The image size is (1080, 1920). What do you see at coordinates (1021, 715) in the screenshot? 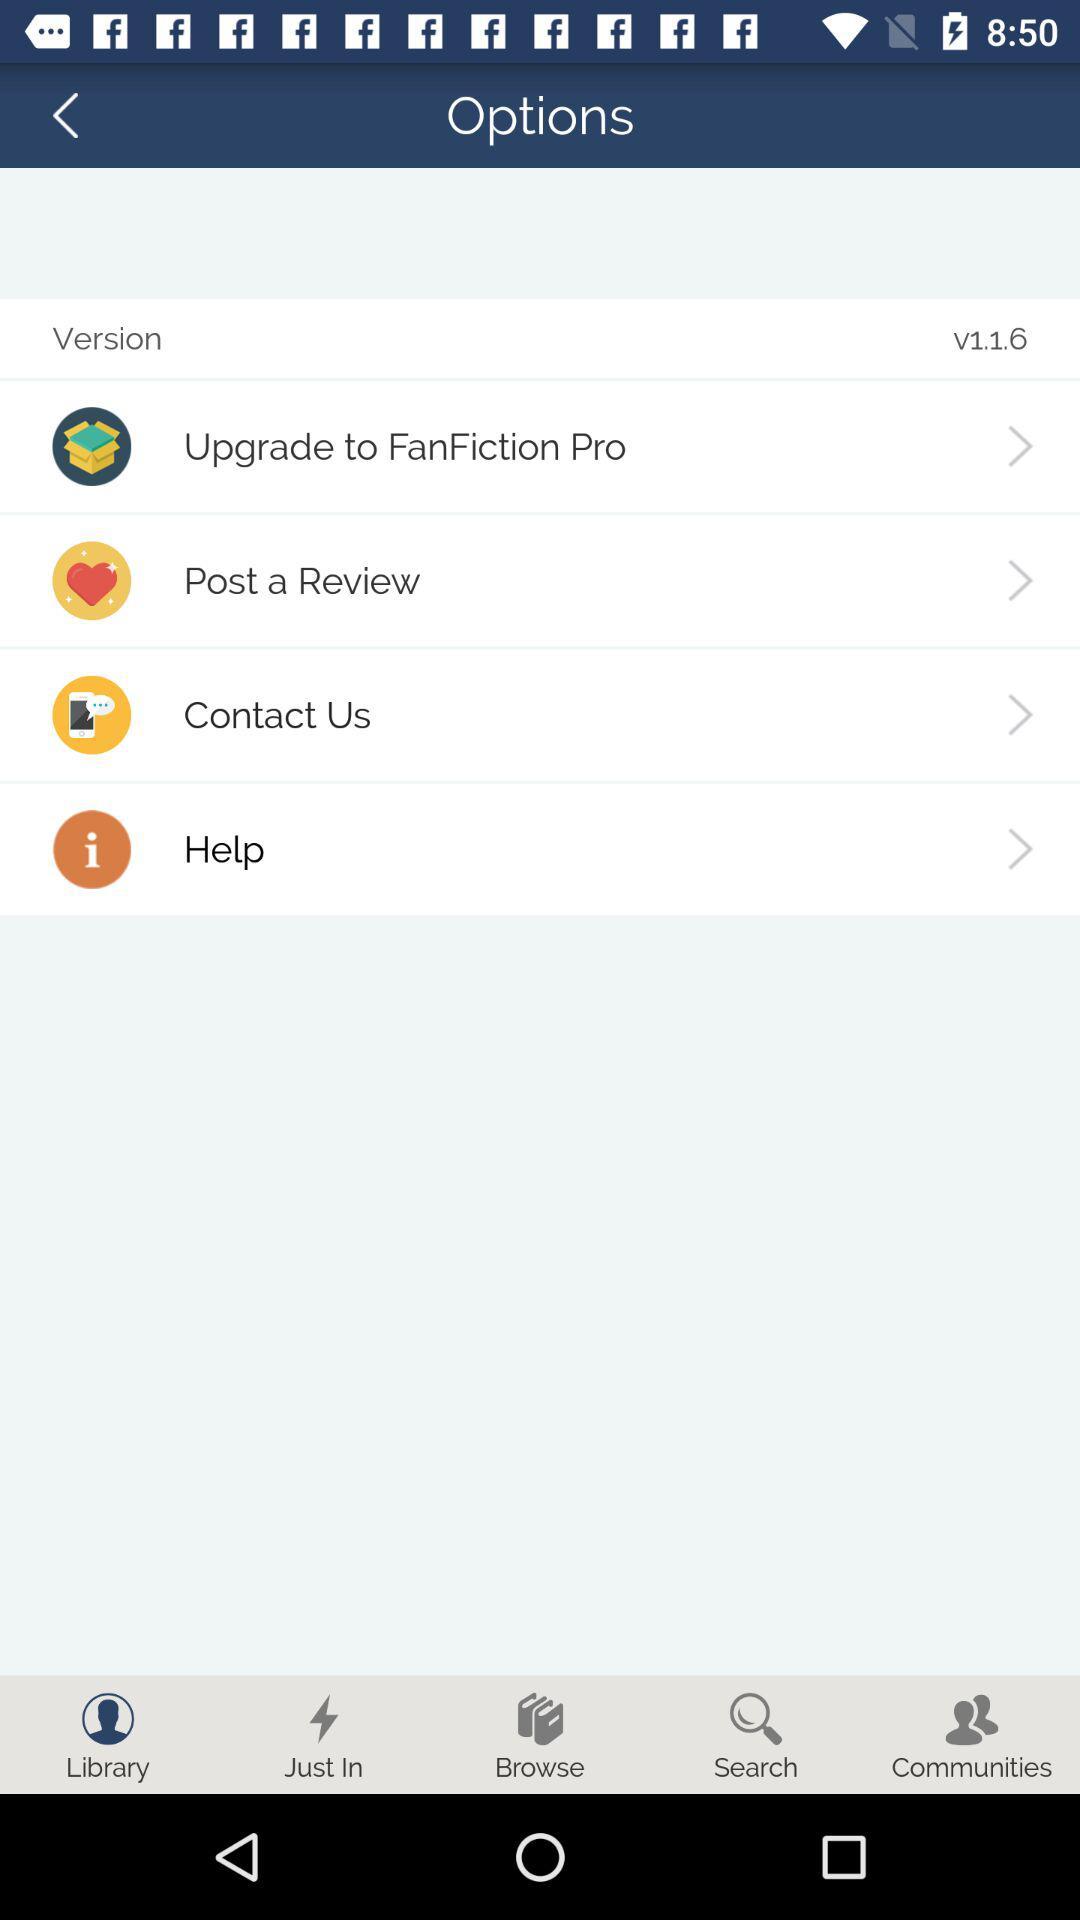
I see `the button which is right to the text contact us` at bounding box center [1021, 715].